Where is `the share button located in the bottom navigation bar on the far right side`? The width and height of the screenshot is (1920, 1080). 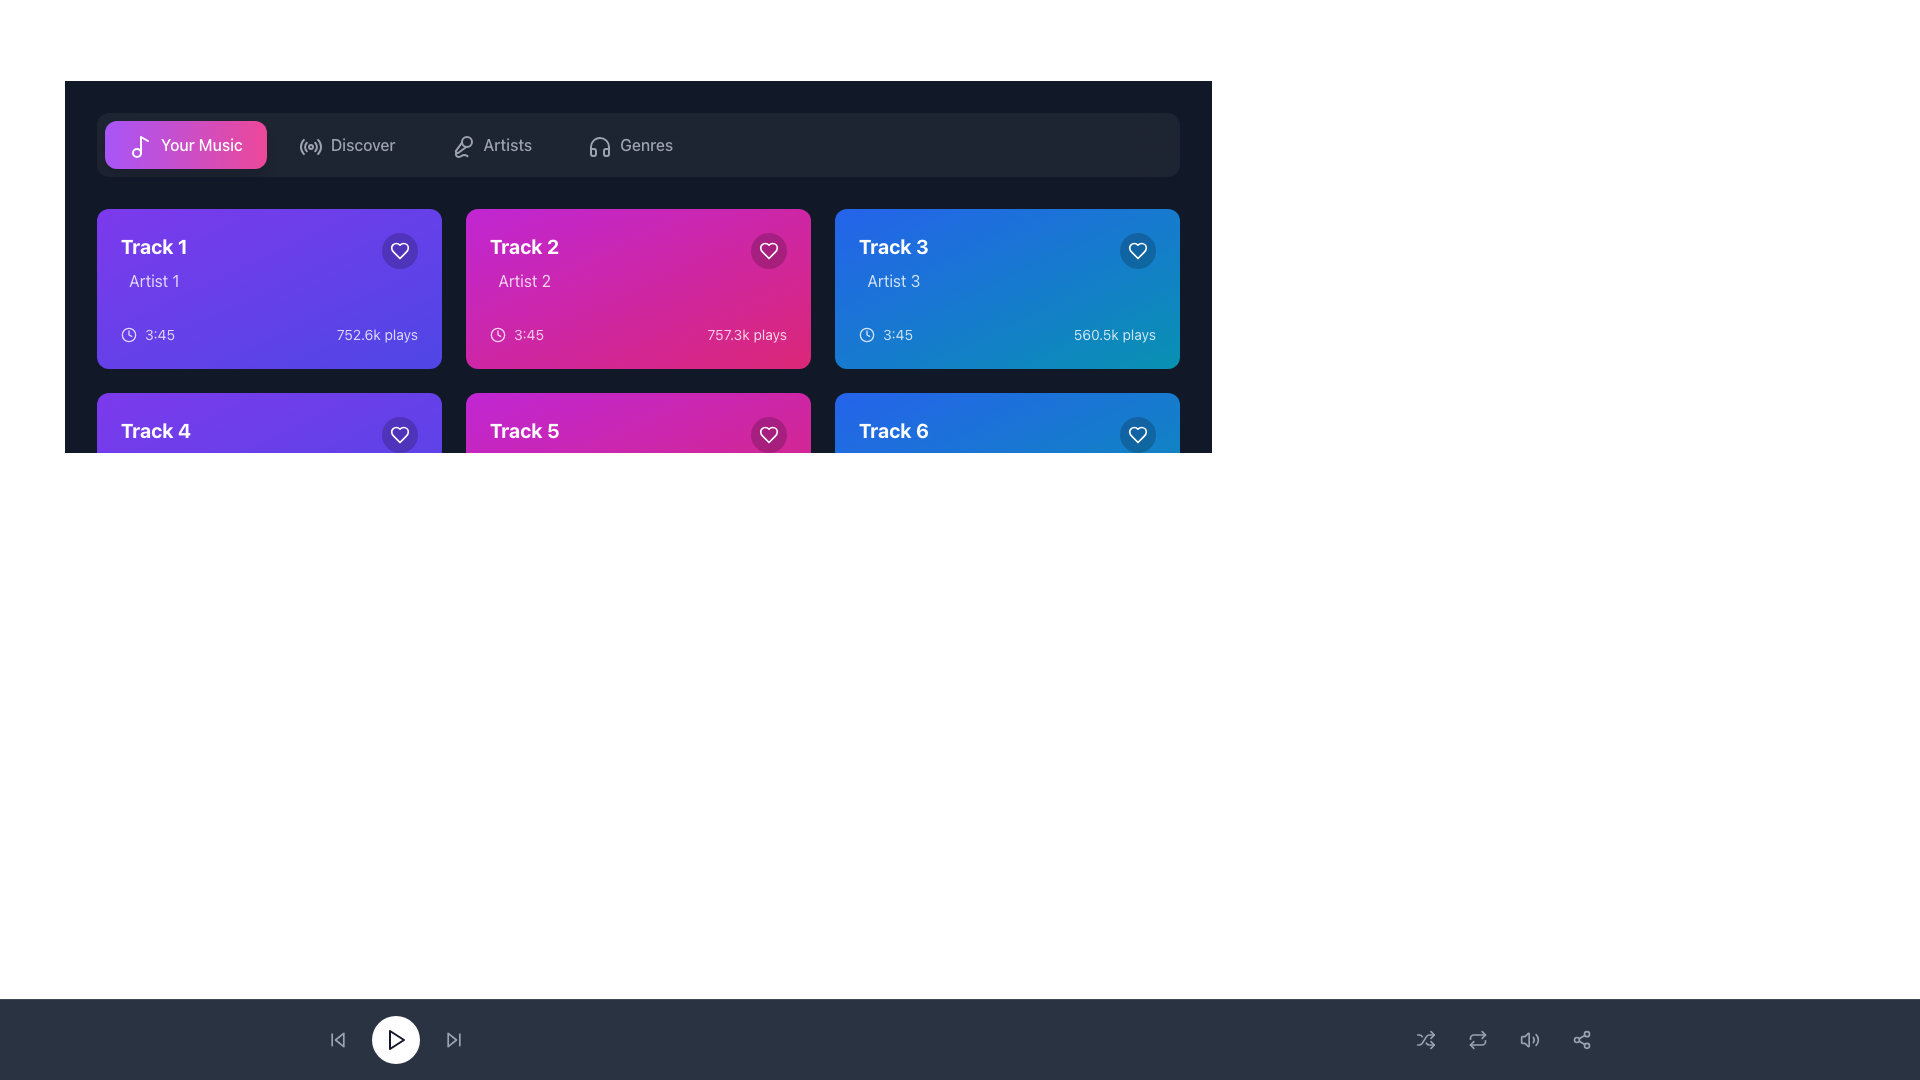
the share button located in the bottom navigation bar on the far right side is located at coordinates (1581, 1039).